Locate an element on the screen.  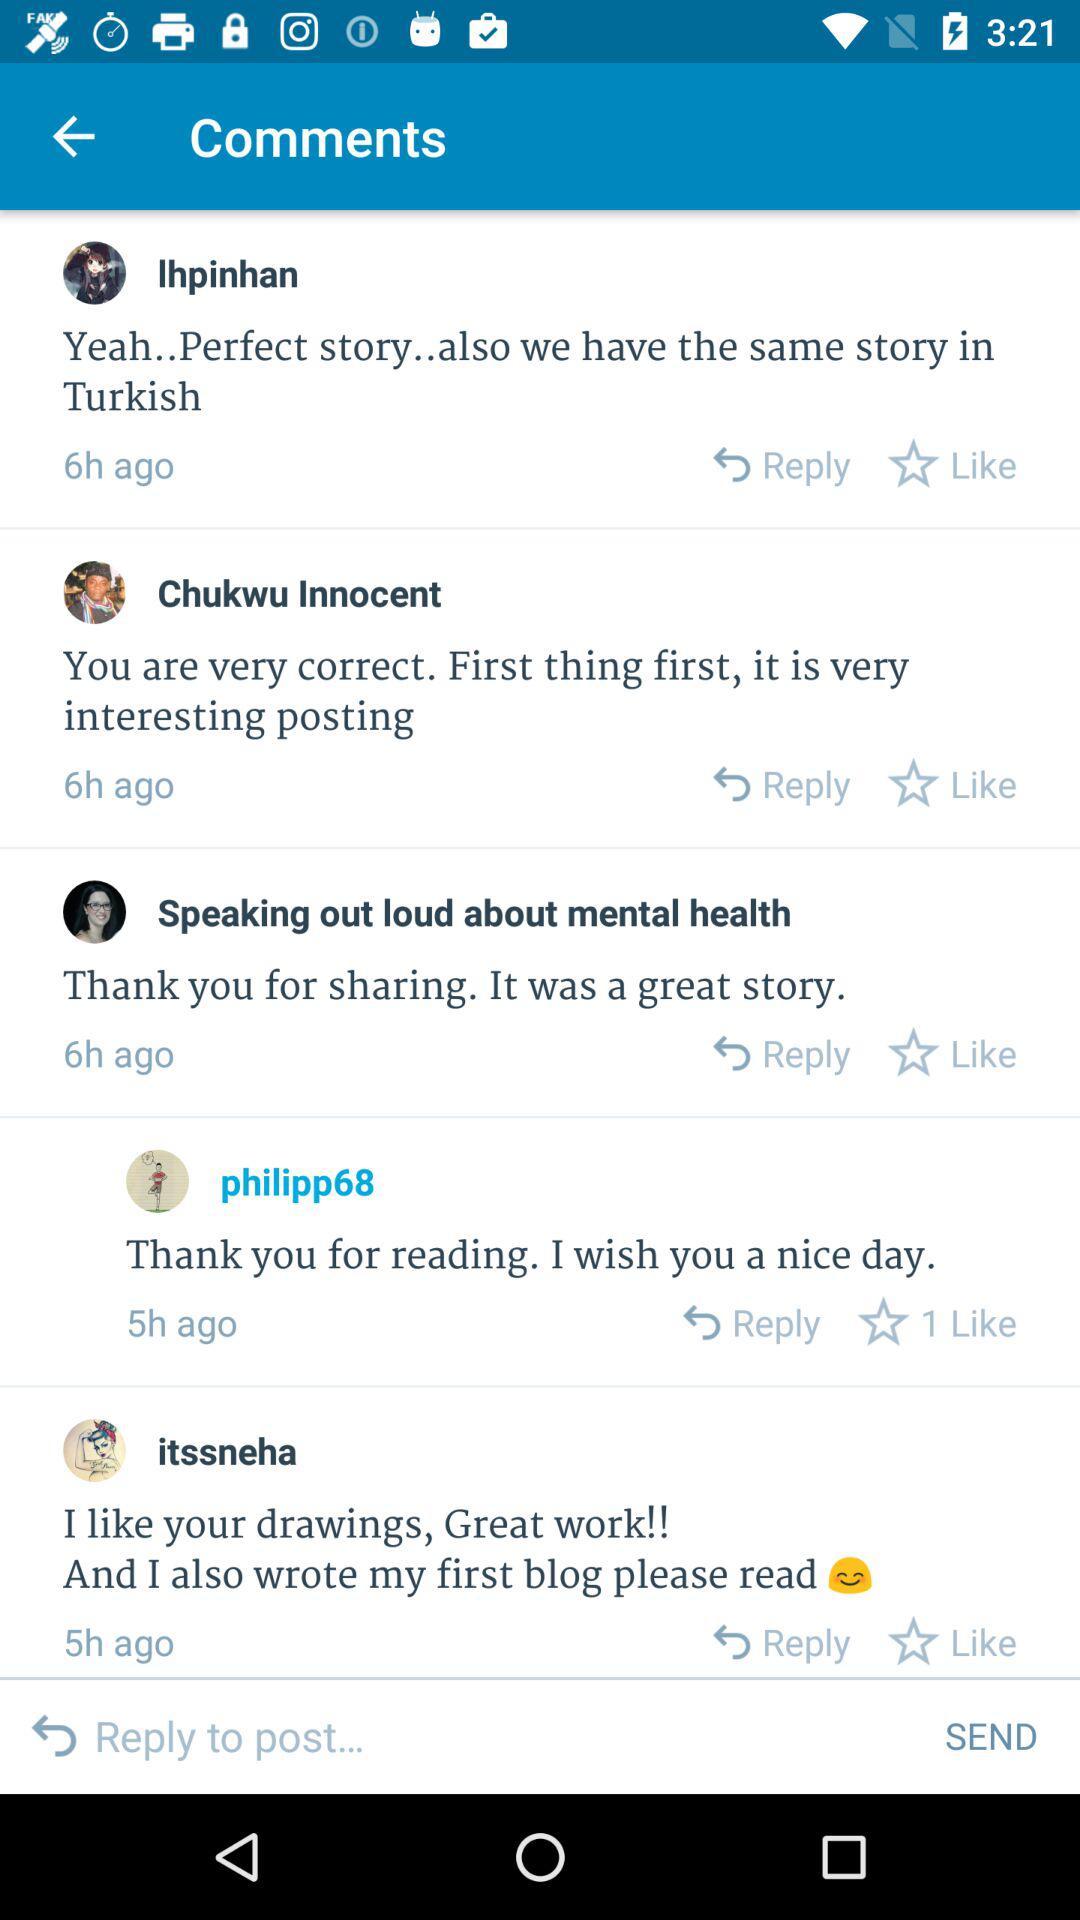
reply to comment is located at coordinates (730, 782).